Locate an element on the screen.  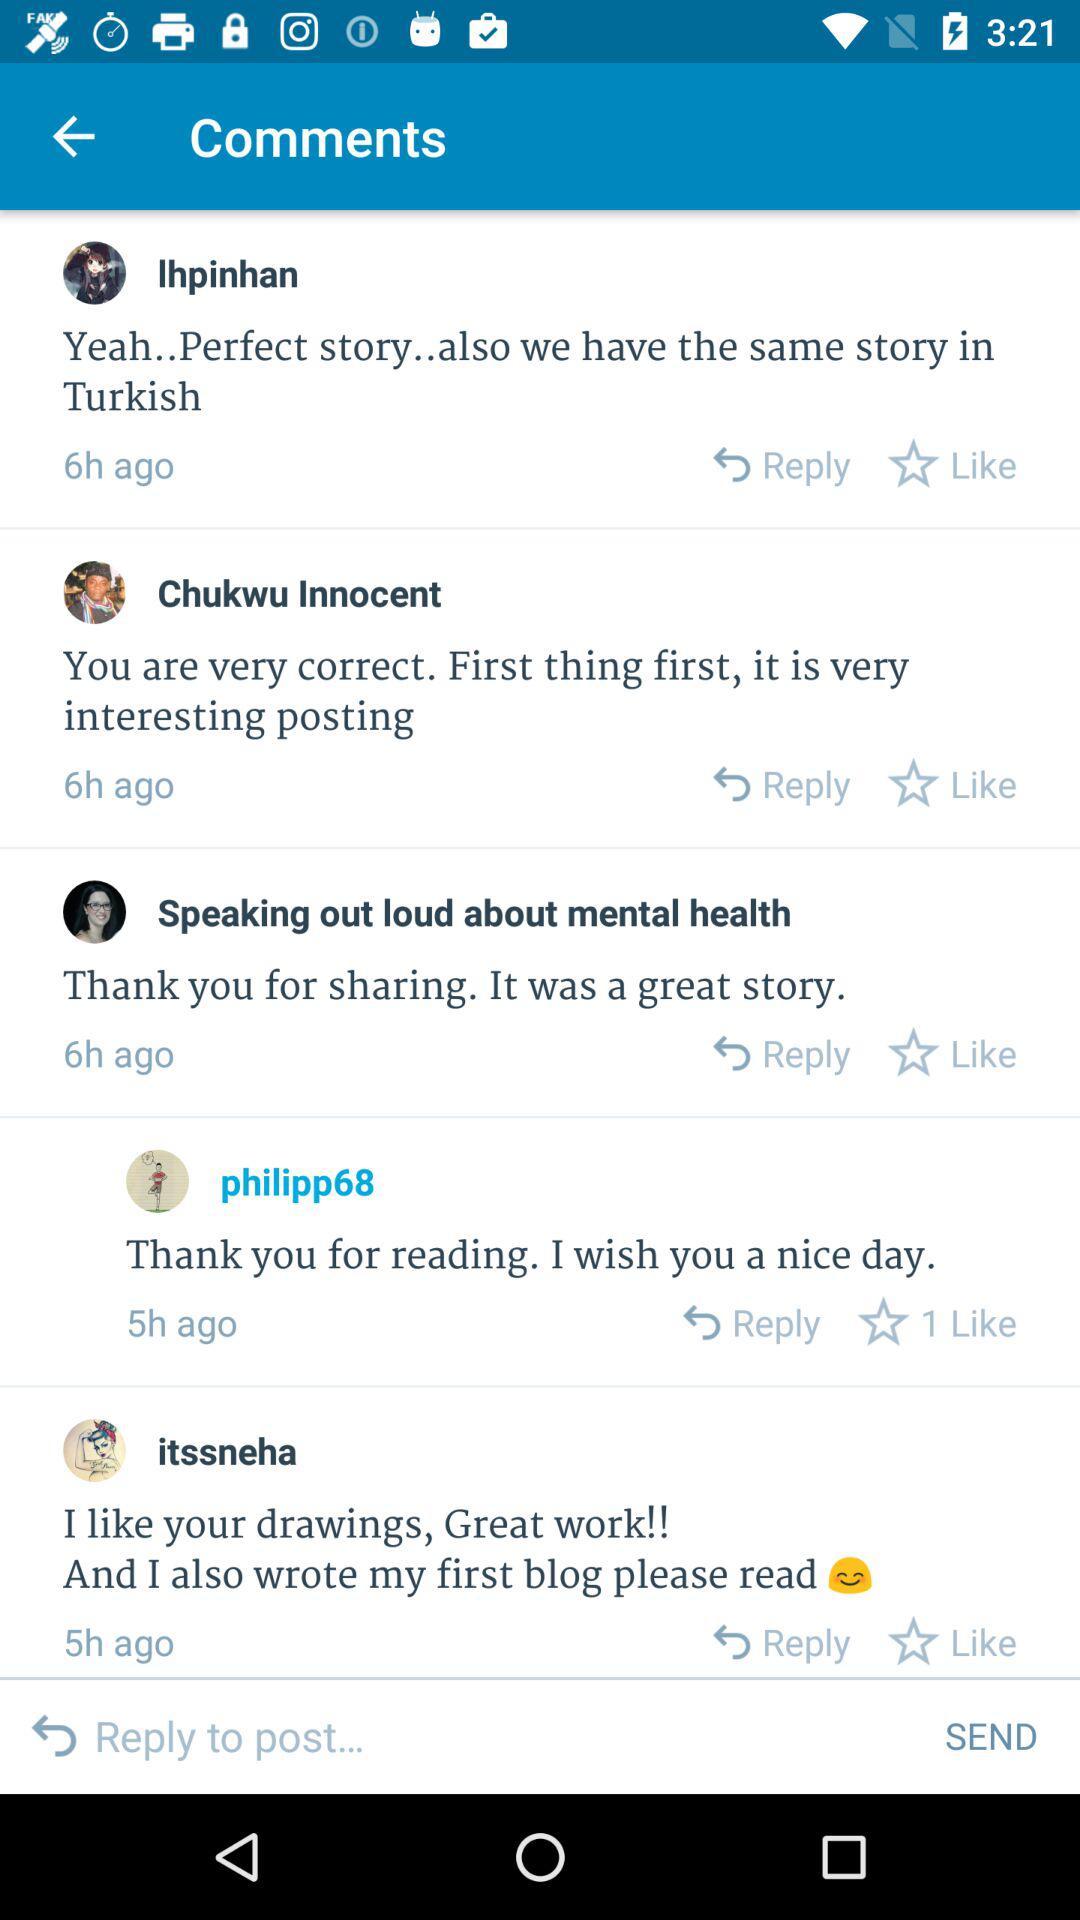
reply to comment is located at coordinates (730, 782).